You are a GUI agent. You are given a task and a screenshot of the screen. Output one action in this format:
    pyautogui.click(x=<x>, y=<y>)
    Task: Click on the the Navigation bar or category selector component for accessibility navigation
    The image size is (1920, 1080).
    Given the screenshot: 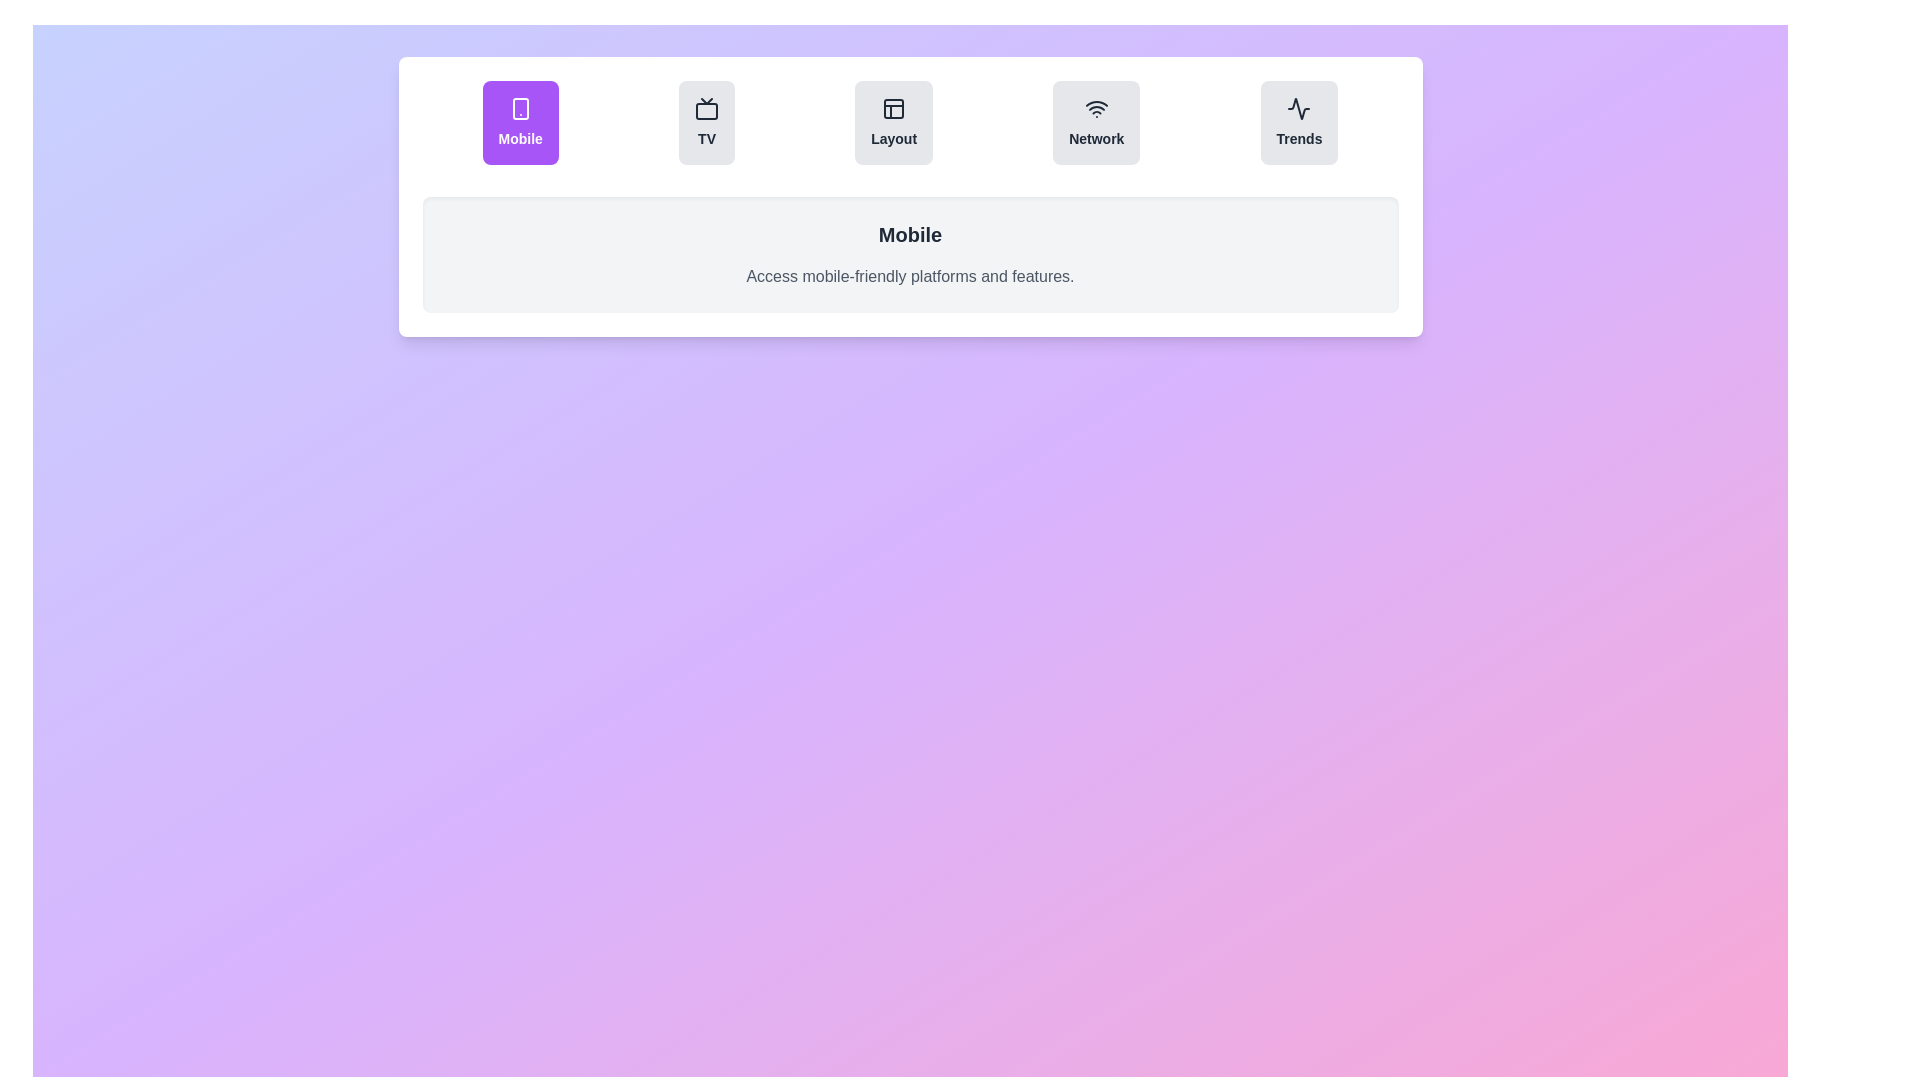 What is the action you would take?
    pyautogui.click(x=909, y=123)
    